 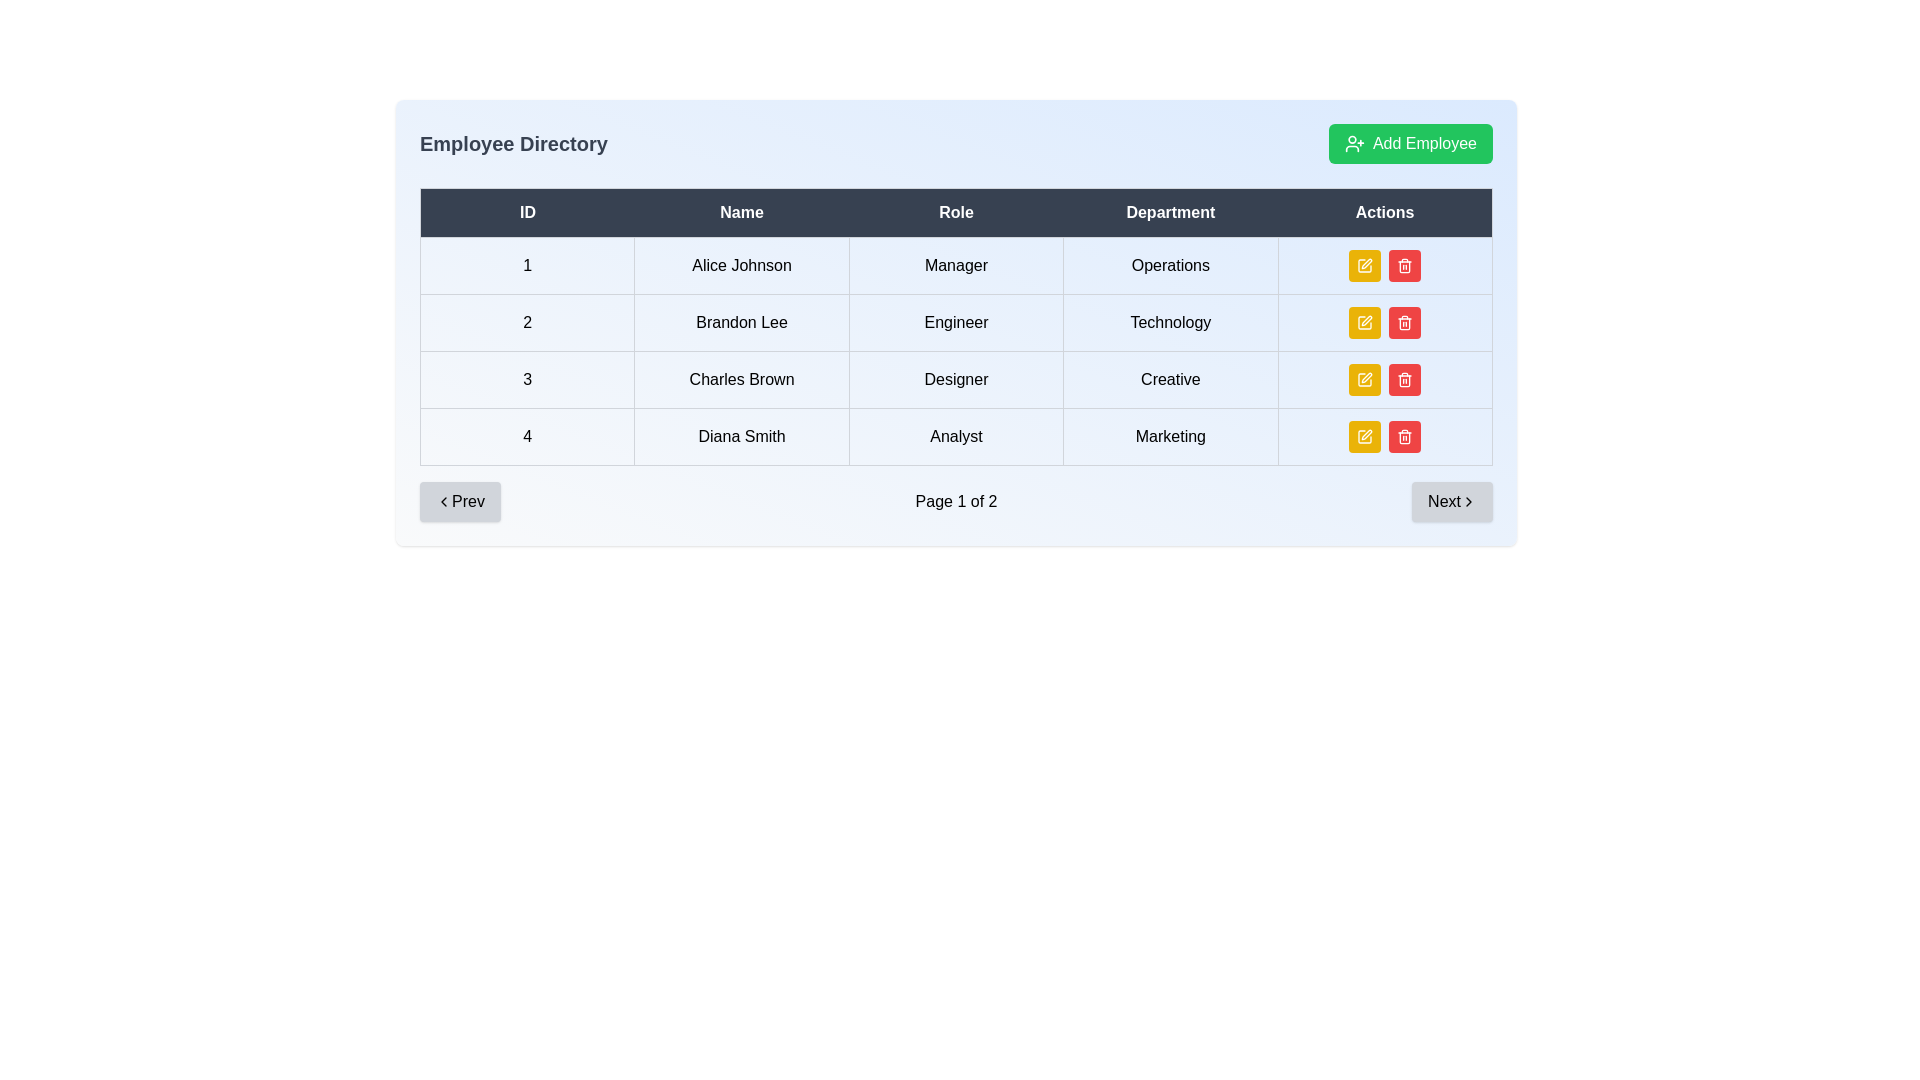 I want to click on number displayed in the Text label showing '1' located in the first column of the employee directory, directly preceding the name 'Alice Johnson', so click(x=527, y=265).